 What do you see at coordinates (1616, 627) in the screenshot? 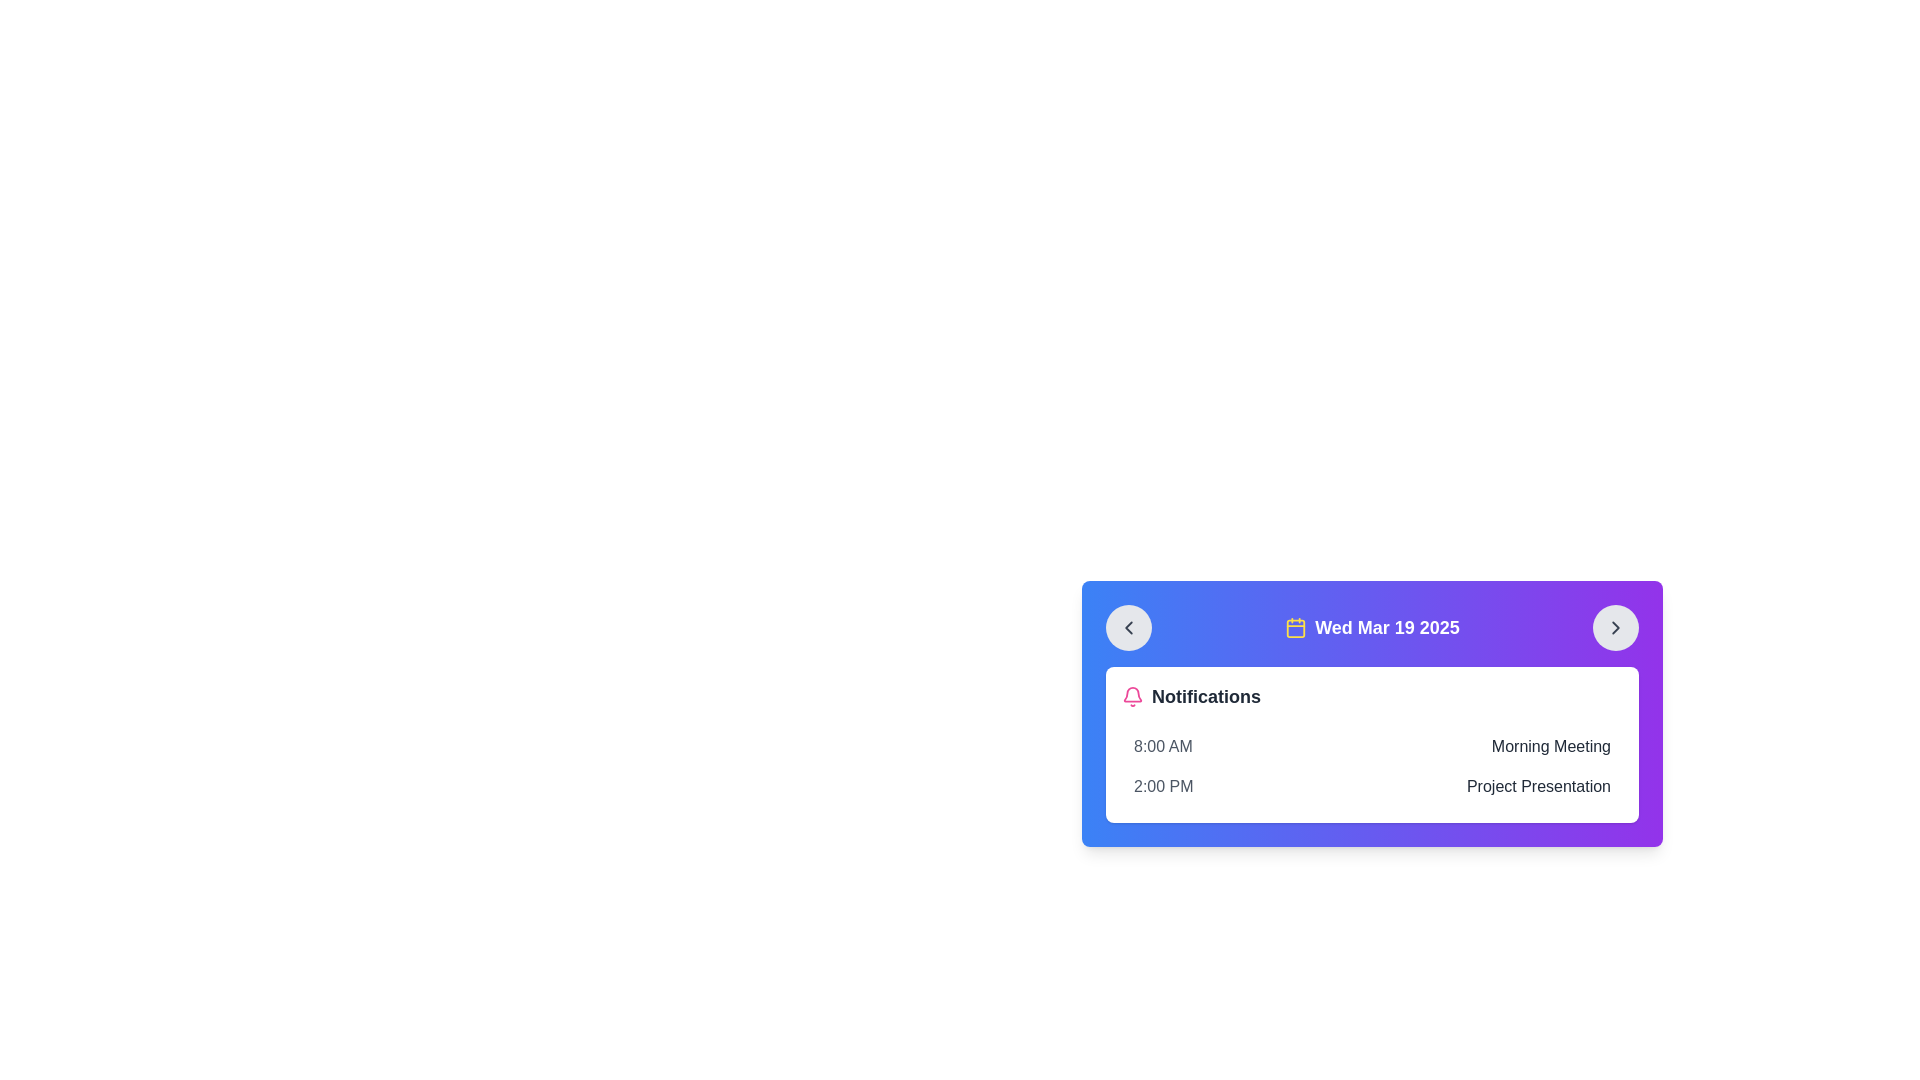
I see `the rightmost navigation button in the header section to move to the next date in the calendar` at bounding box center [1616, 627].